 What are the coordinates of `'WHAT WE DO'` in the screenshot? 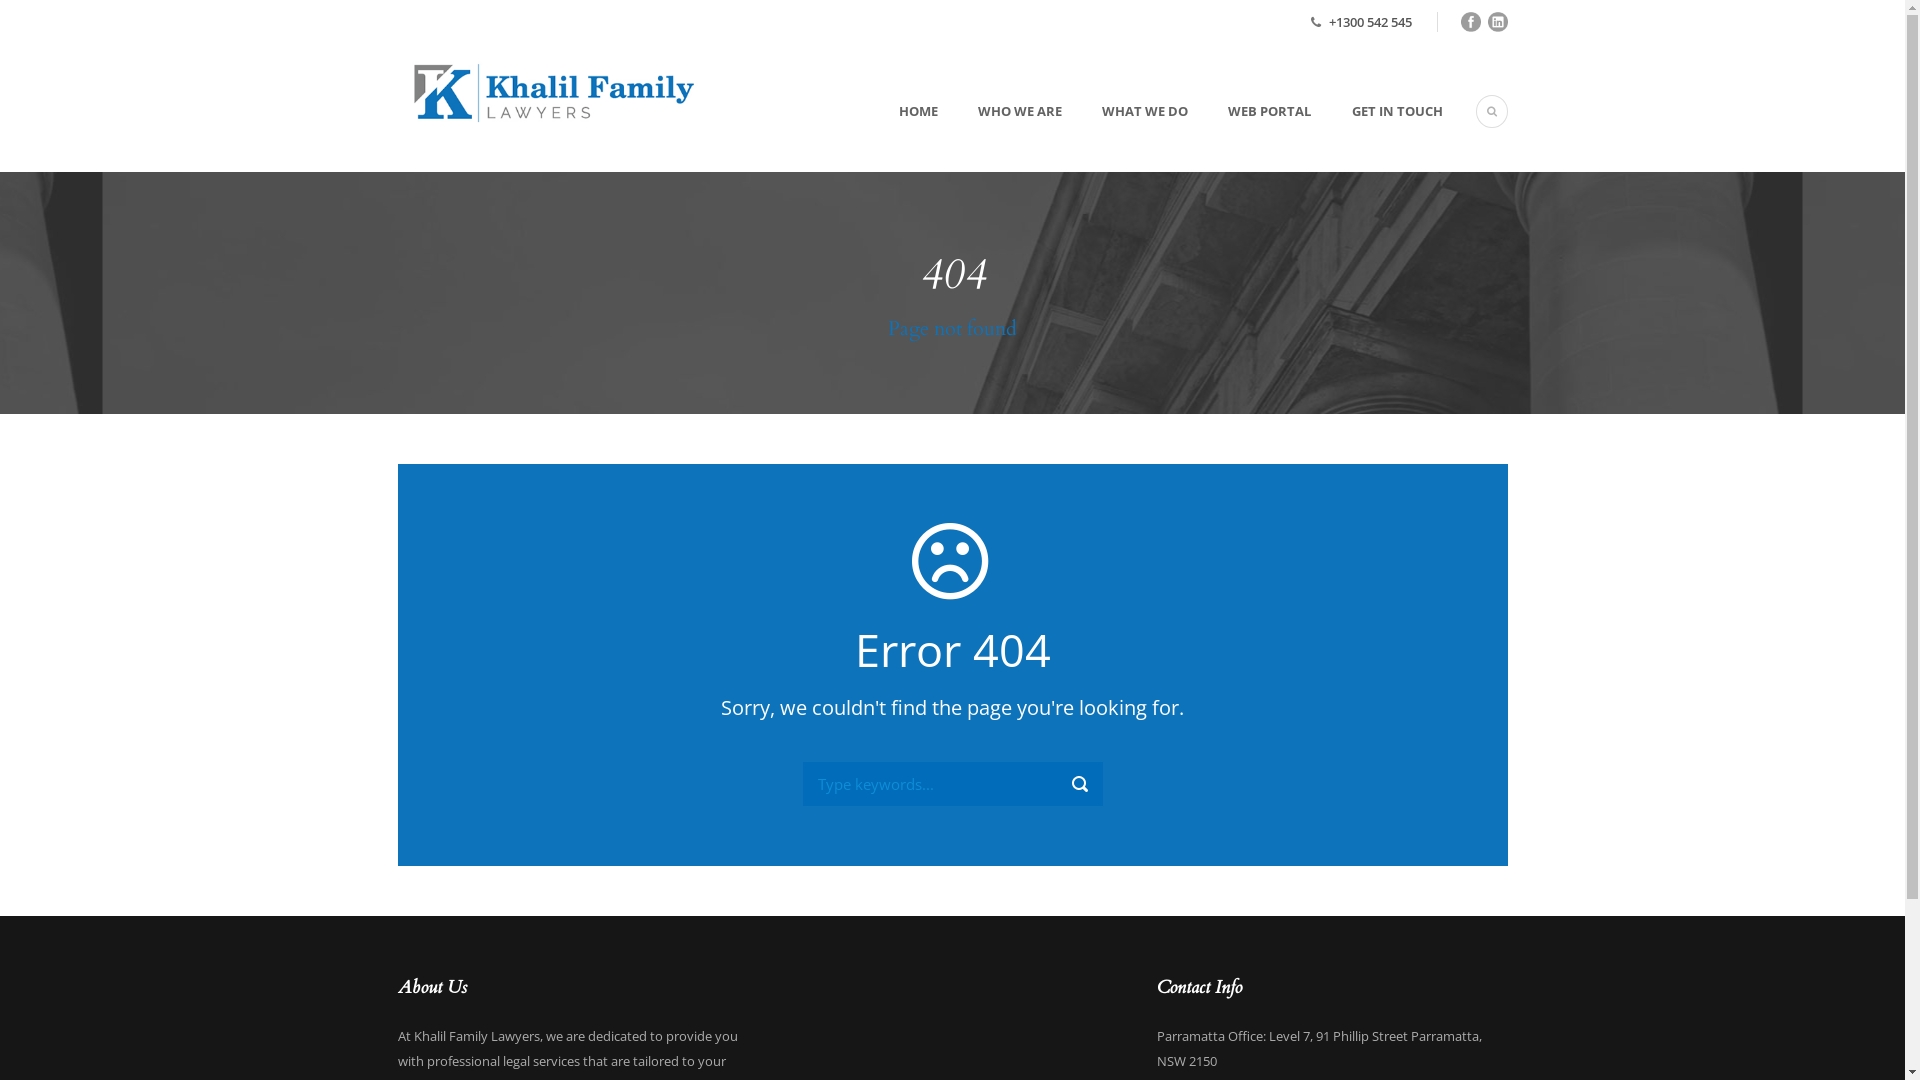 It's located at (1124, 135).